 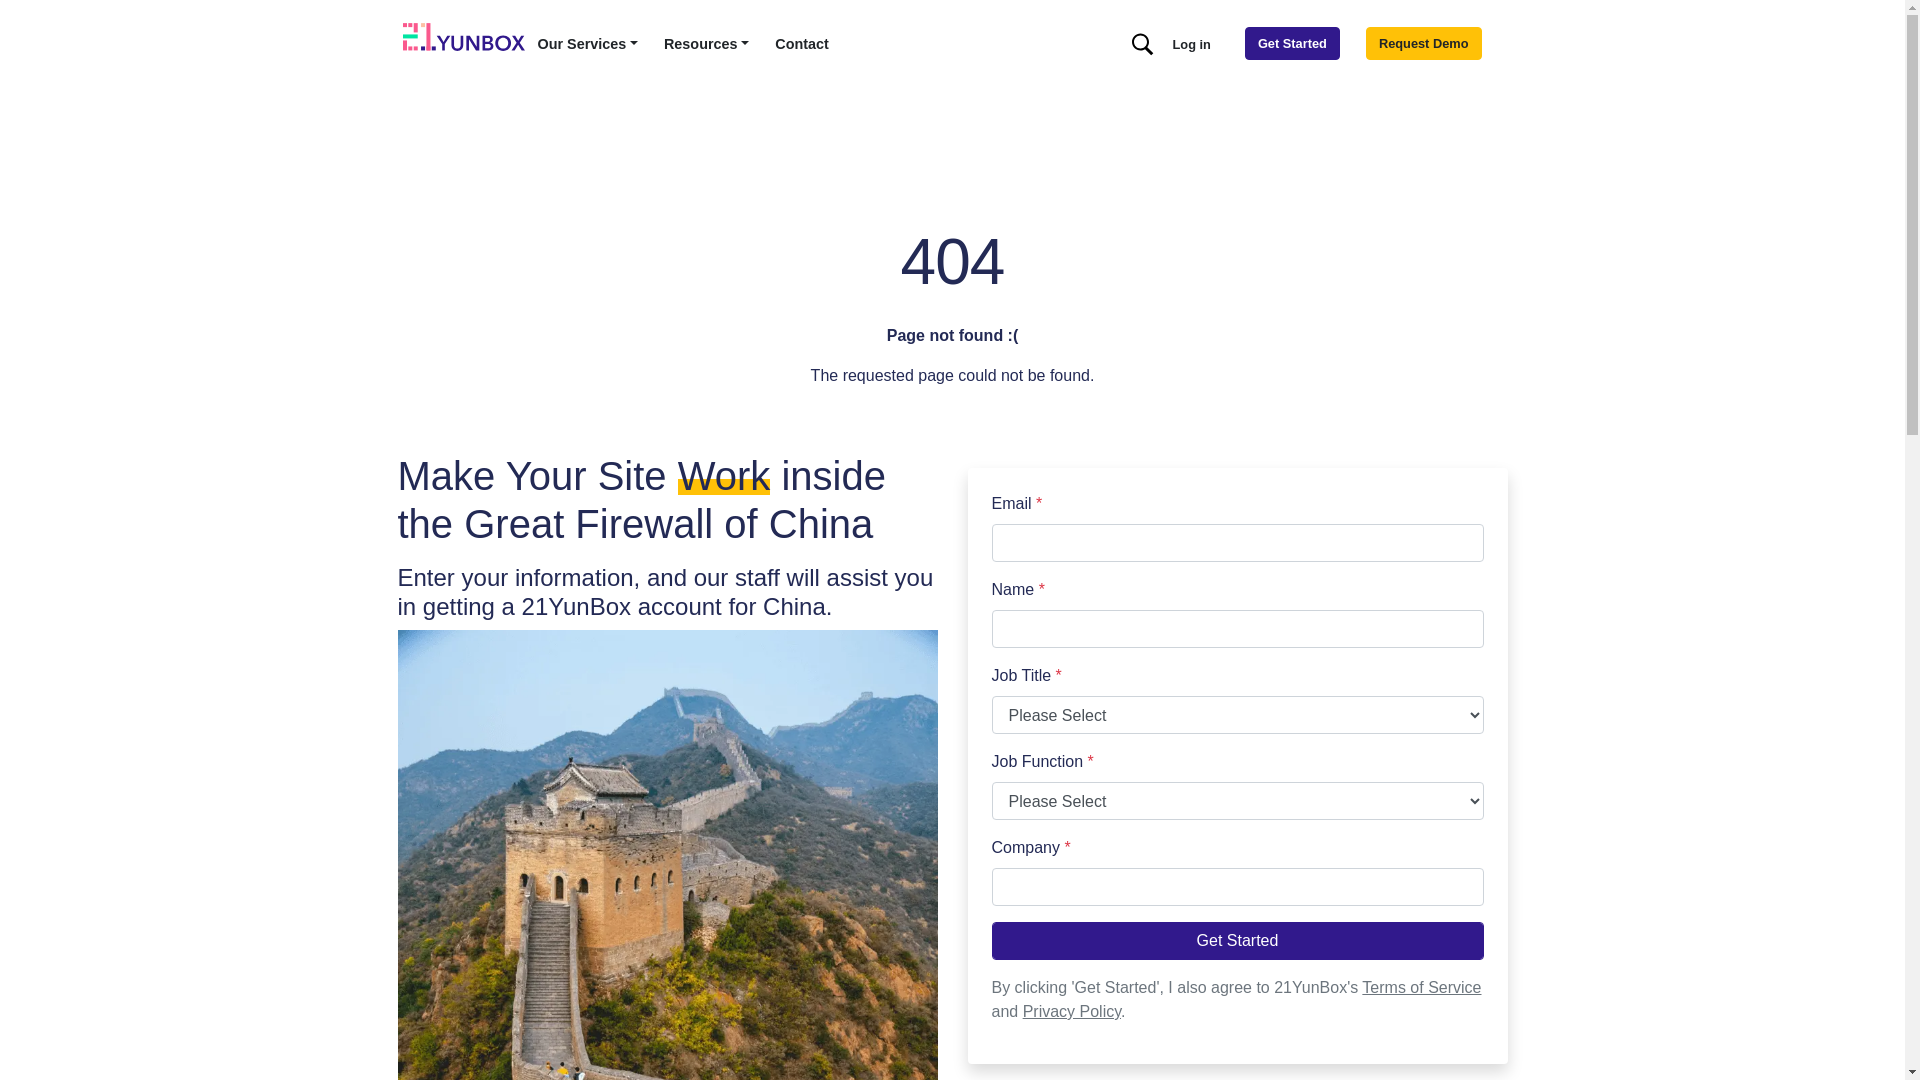 What do you see at coordinates (1070, 1011) in the screenshot?
I see `'Privacy Policy'` at bounding box center [1070, 1011].